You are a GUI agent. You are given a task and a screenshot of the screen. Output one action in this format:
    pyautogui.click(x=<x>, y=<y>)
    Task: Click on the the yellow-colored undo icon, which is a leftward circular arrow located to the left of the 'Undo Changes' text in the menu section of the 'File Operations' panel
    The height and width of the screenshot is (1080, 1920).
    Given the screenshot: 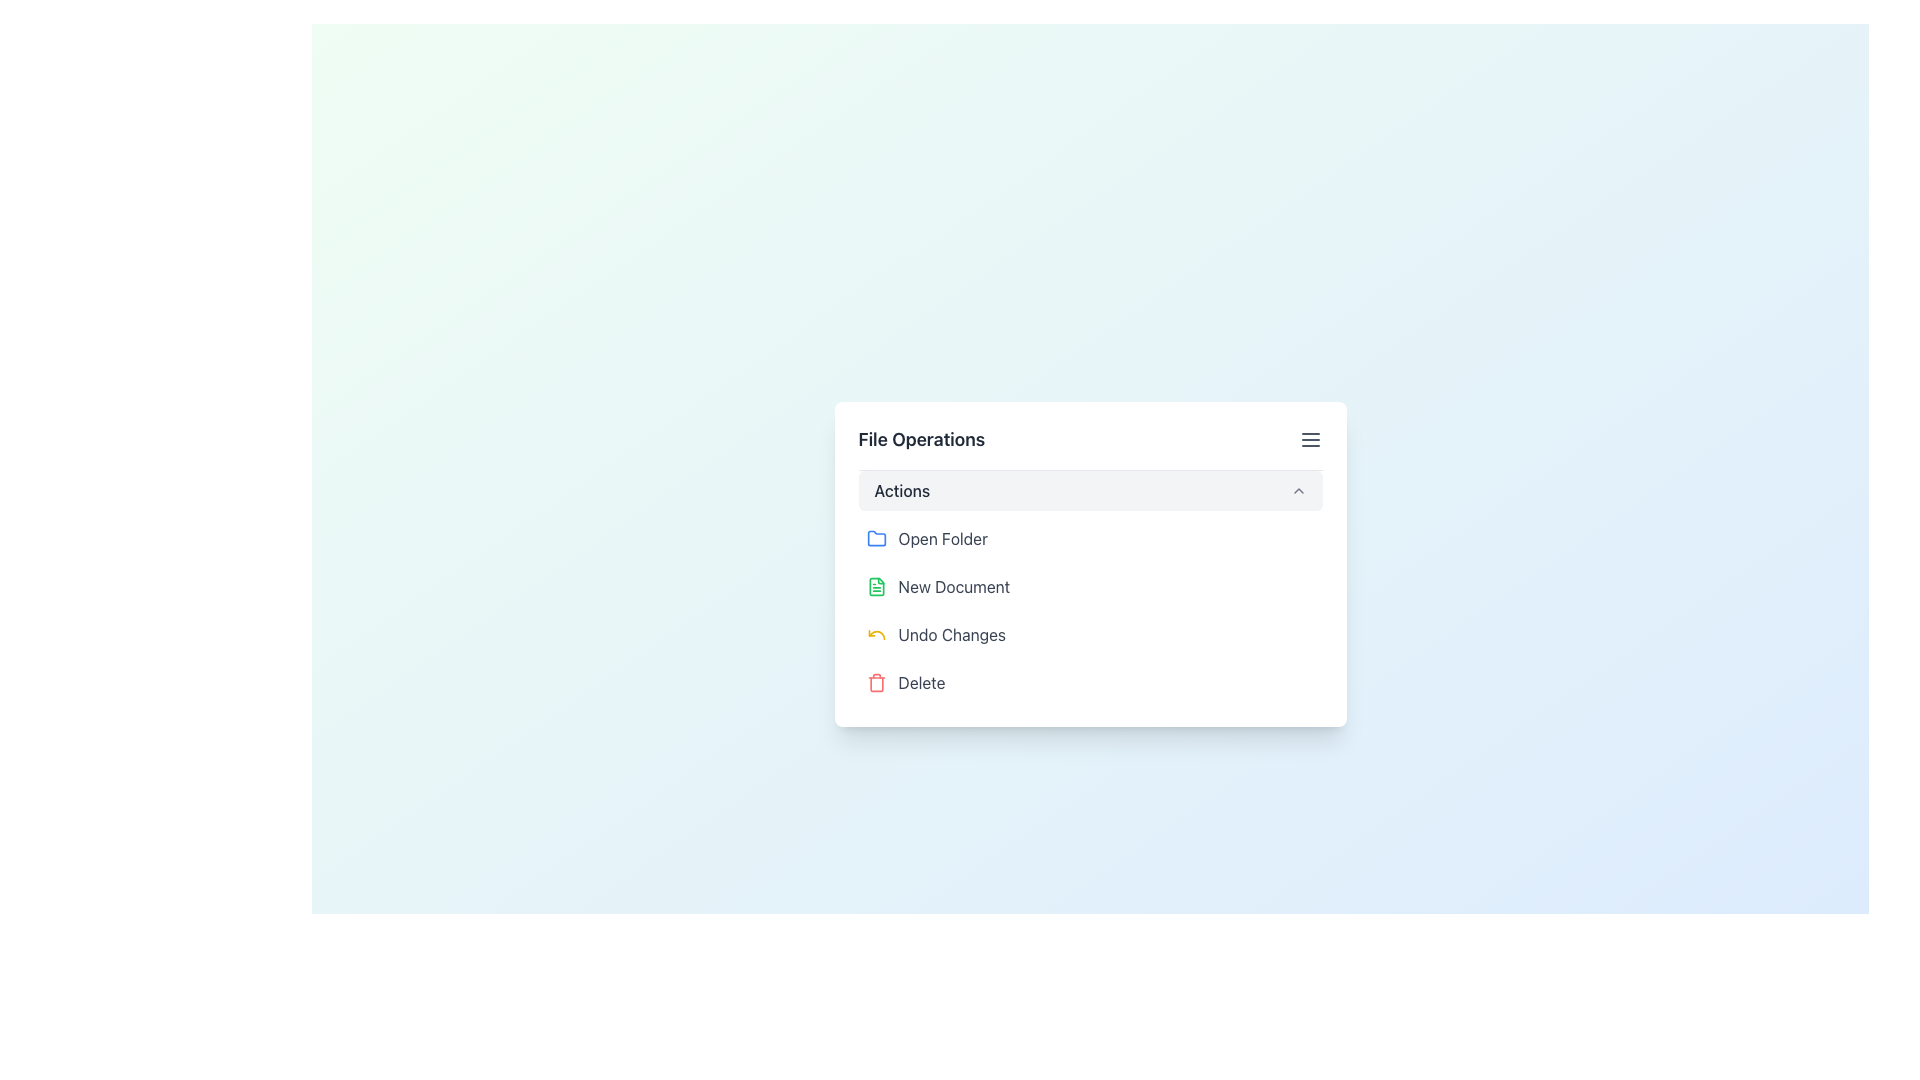 What is the action you would take?
    pyautogui.click(x=876, y=634)
    